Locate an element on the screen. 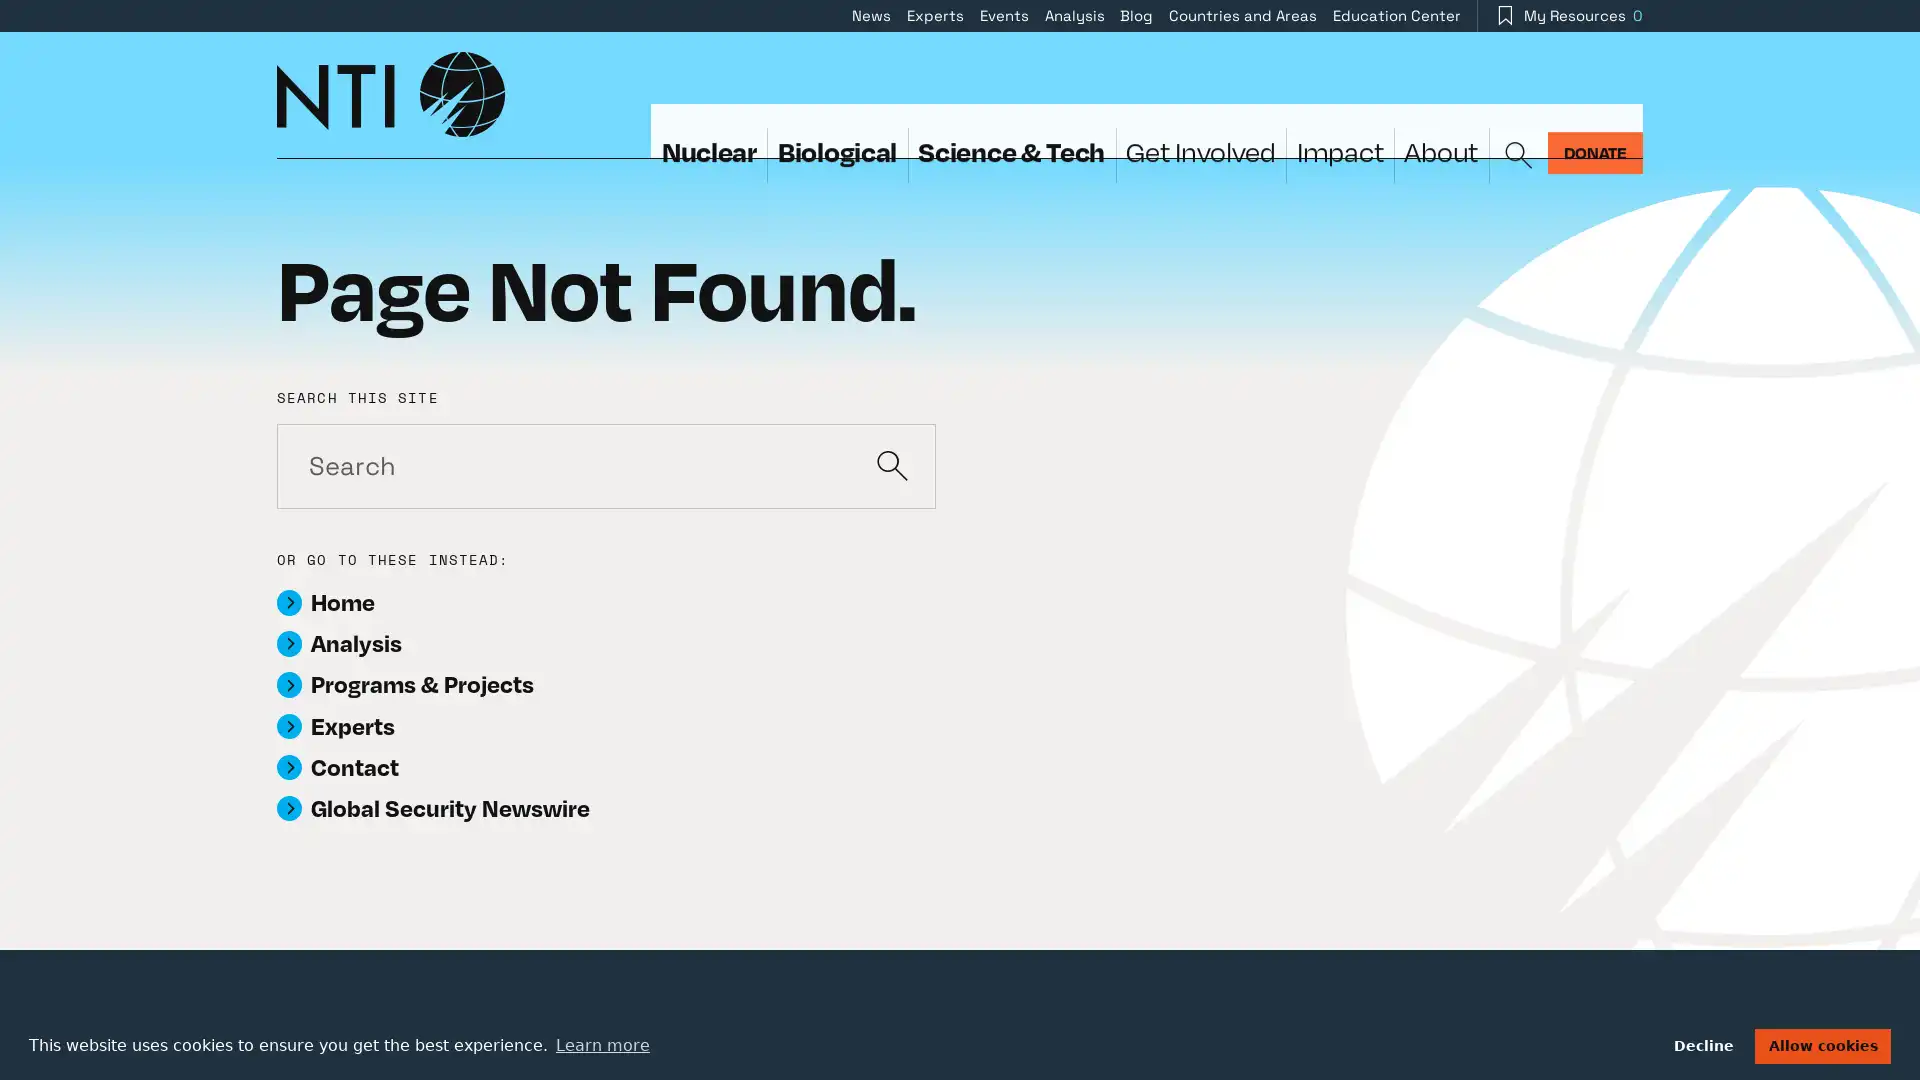 The height and width of the screenshot is (1080, 1920). allow cookies is located at coordinates (1823, 1044).